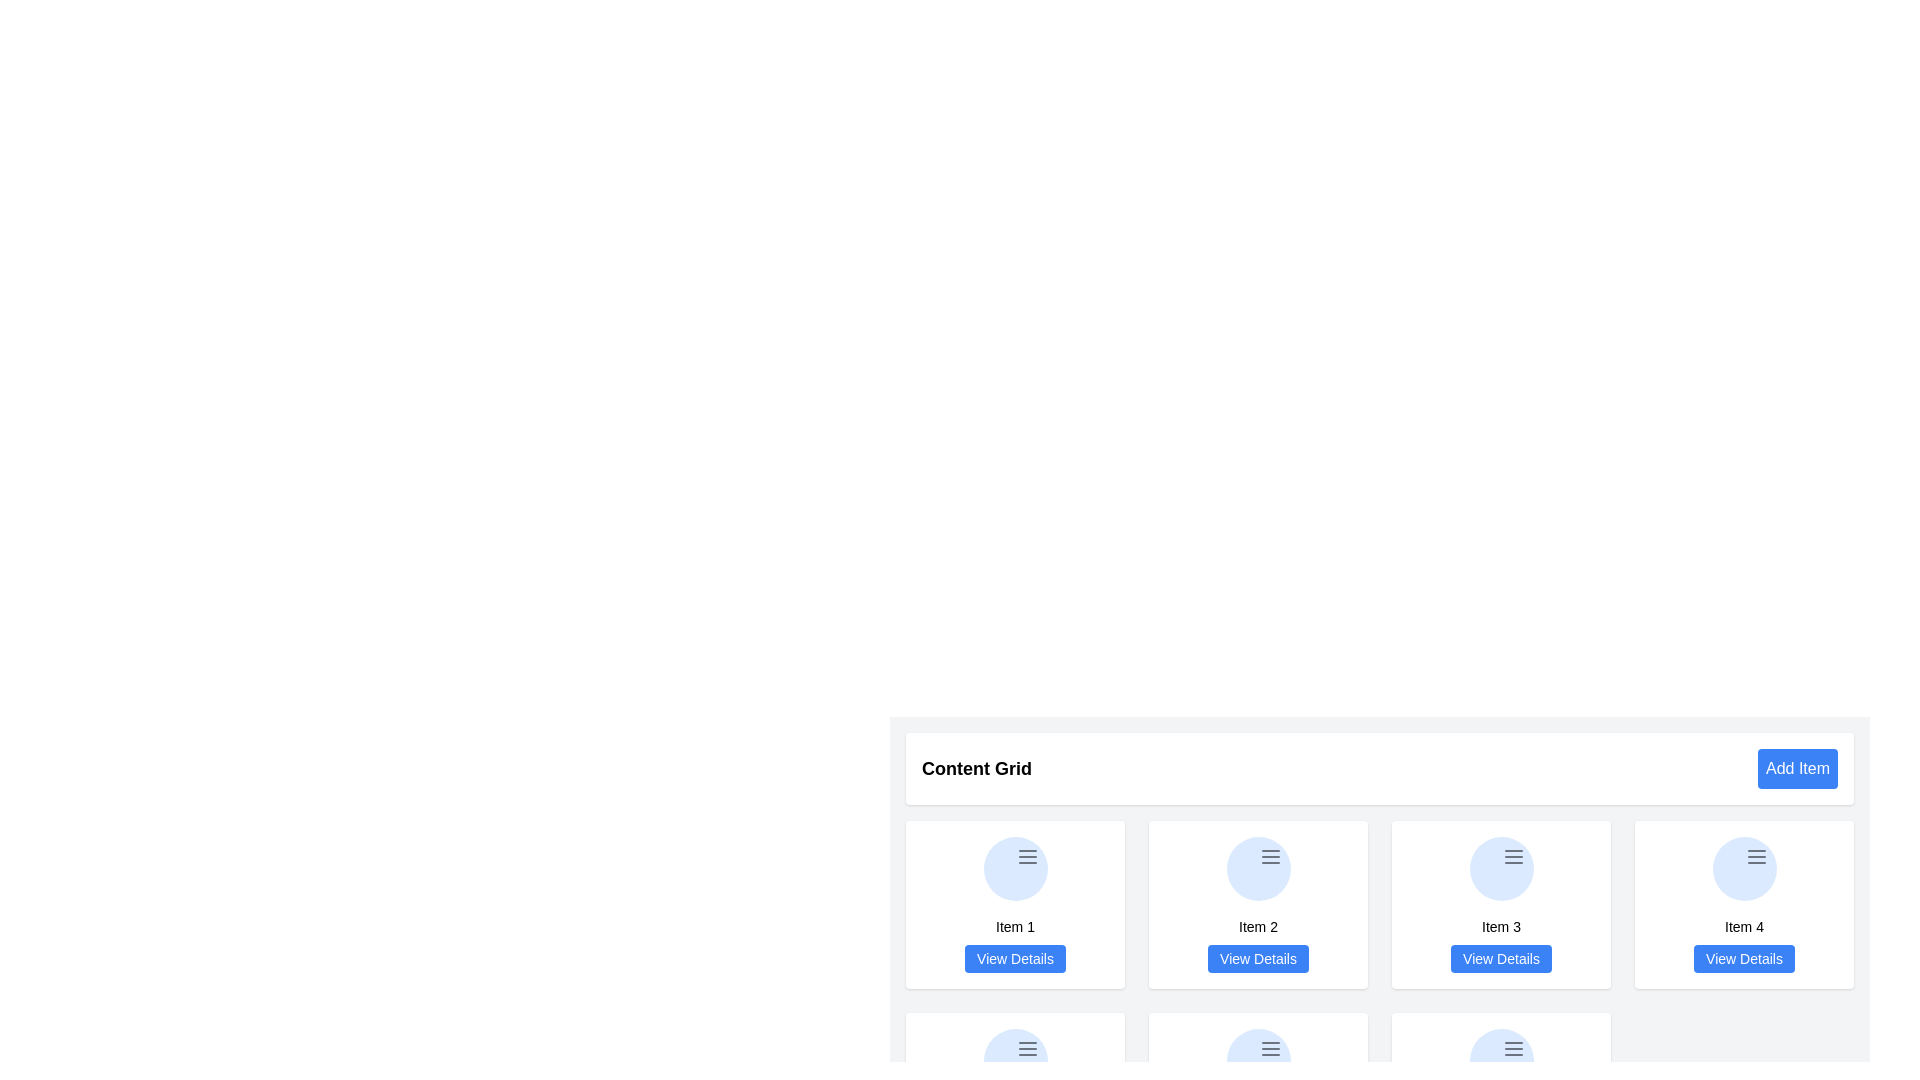 This screenshot has height=1080, width=1920. Describe the element at coordinates (1501, 926) in the screenshot. I see `the text label that contains 'Item 3', which is located at the bottom center of the third card in a four-card horizontal row` at that location.